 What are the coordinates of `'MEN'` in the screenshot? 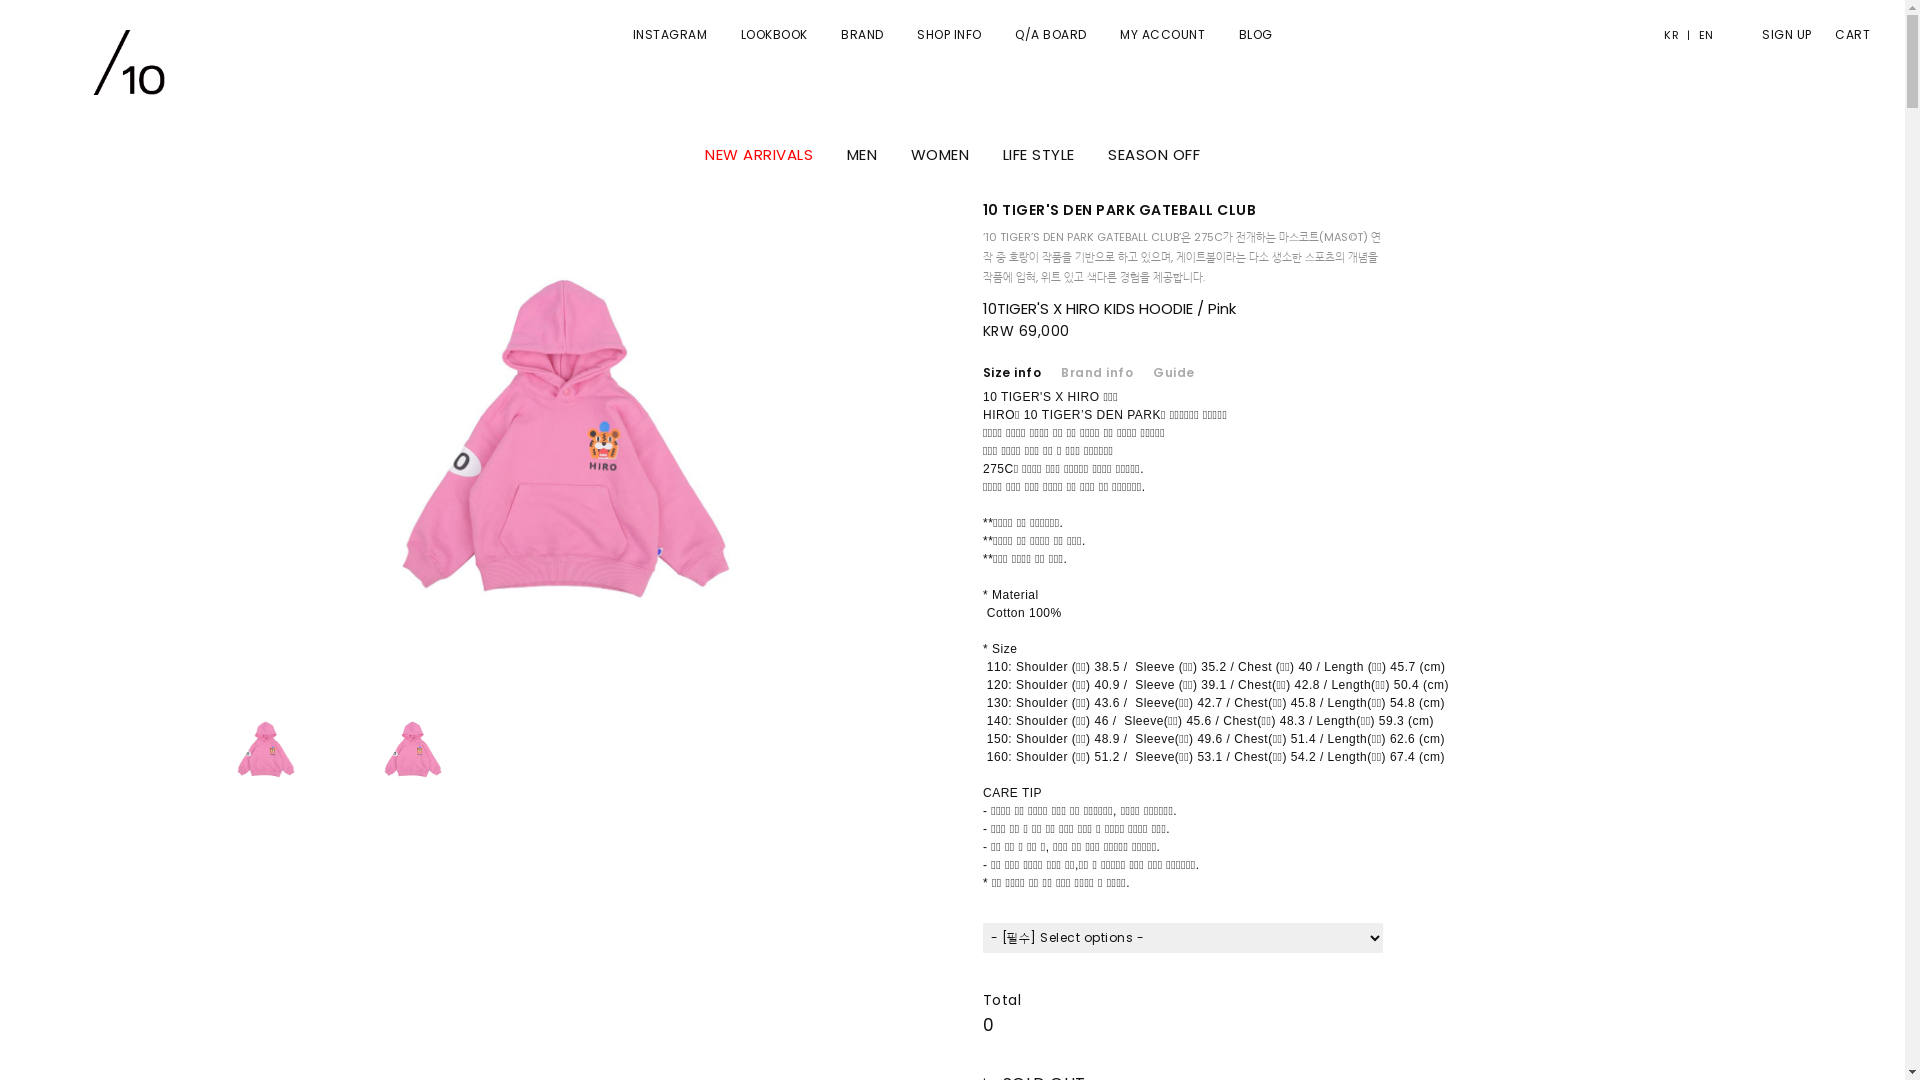 It's located at (861, 153).